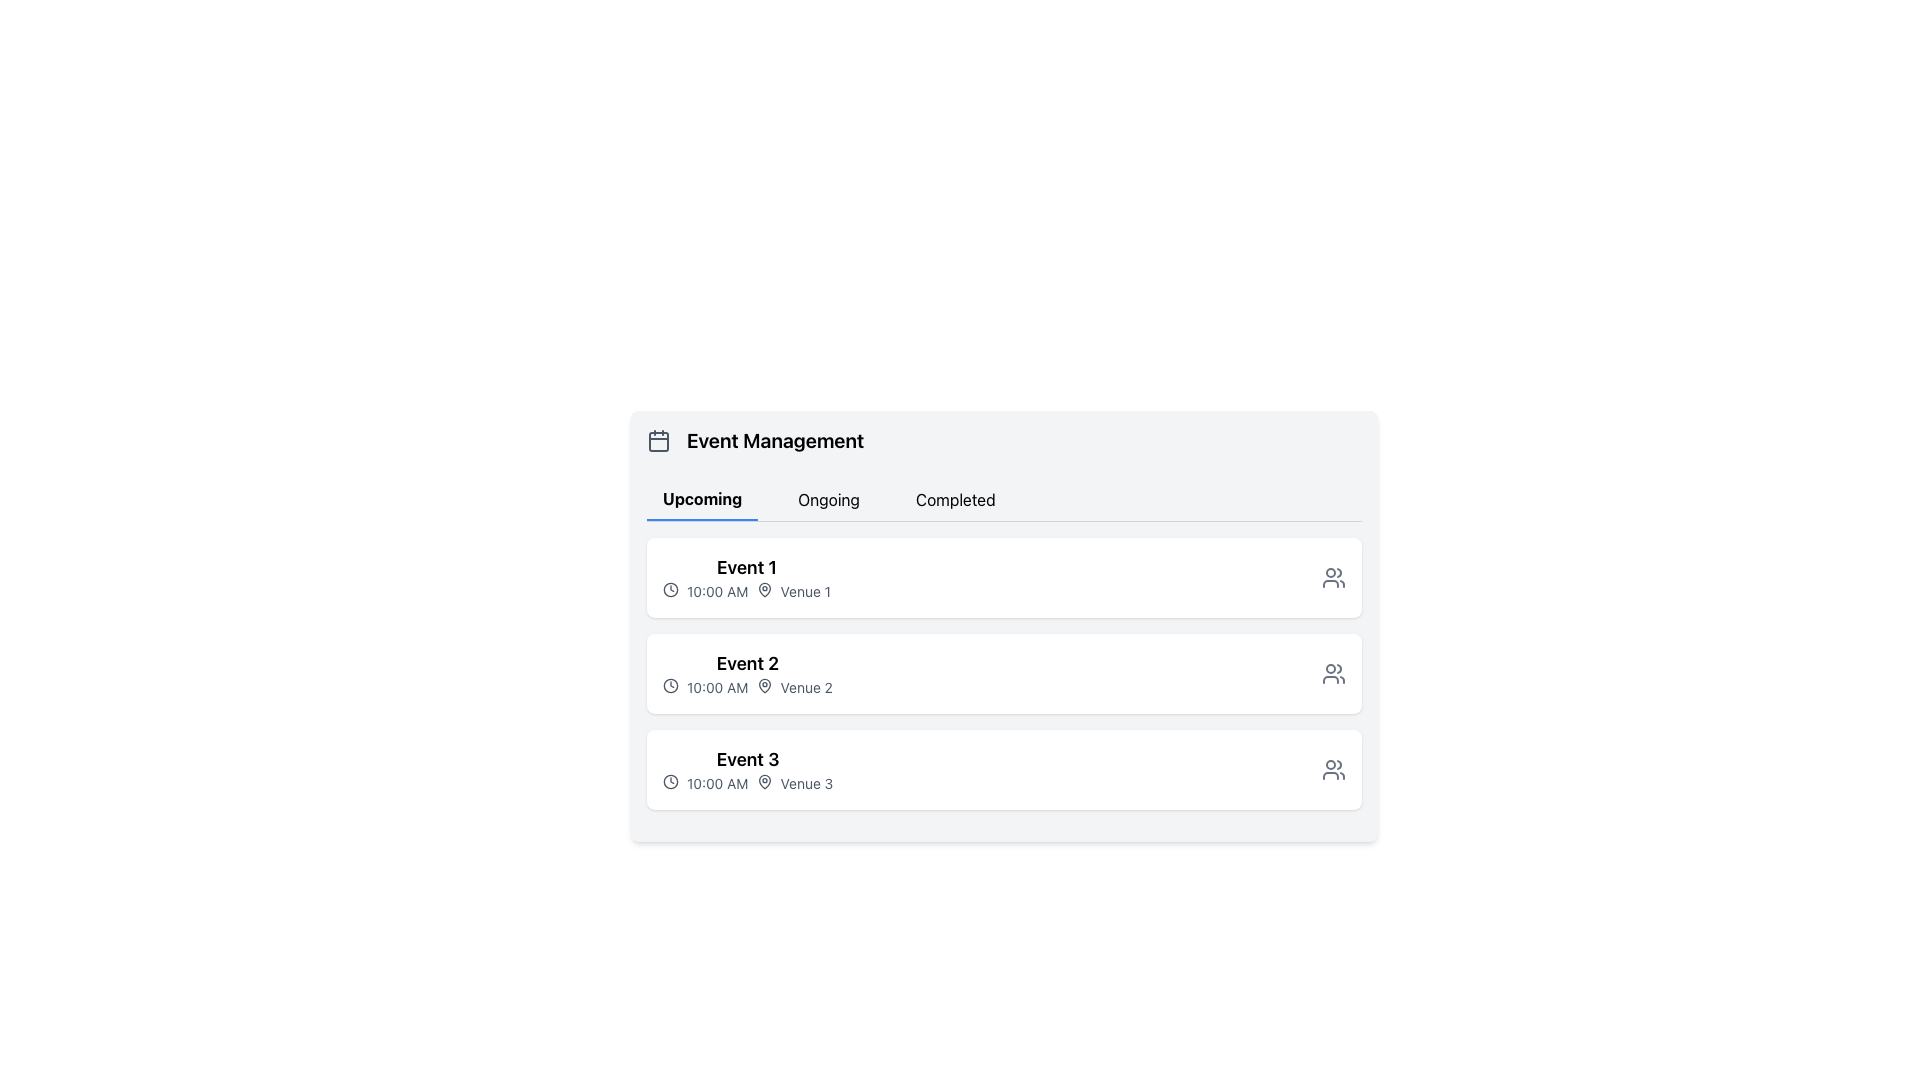 Image resolution: width=1920 pixels, height=1080 pixels. What do you see at coordinates (763, 781) in the screenshot?
I see `the venue marker icon located in the 'Event 3' section, positioned immediately before the text 'Venue 3'` at bounding box center [763, 781].